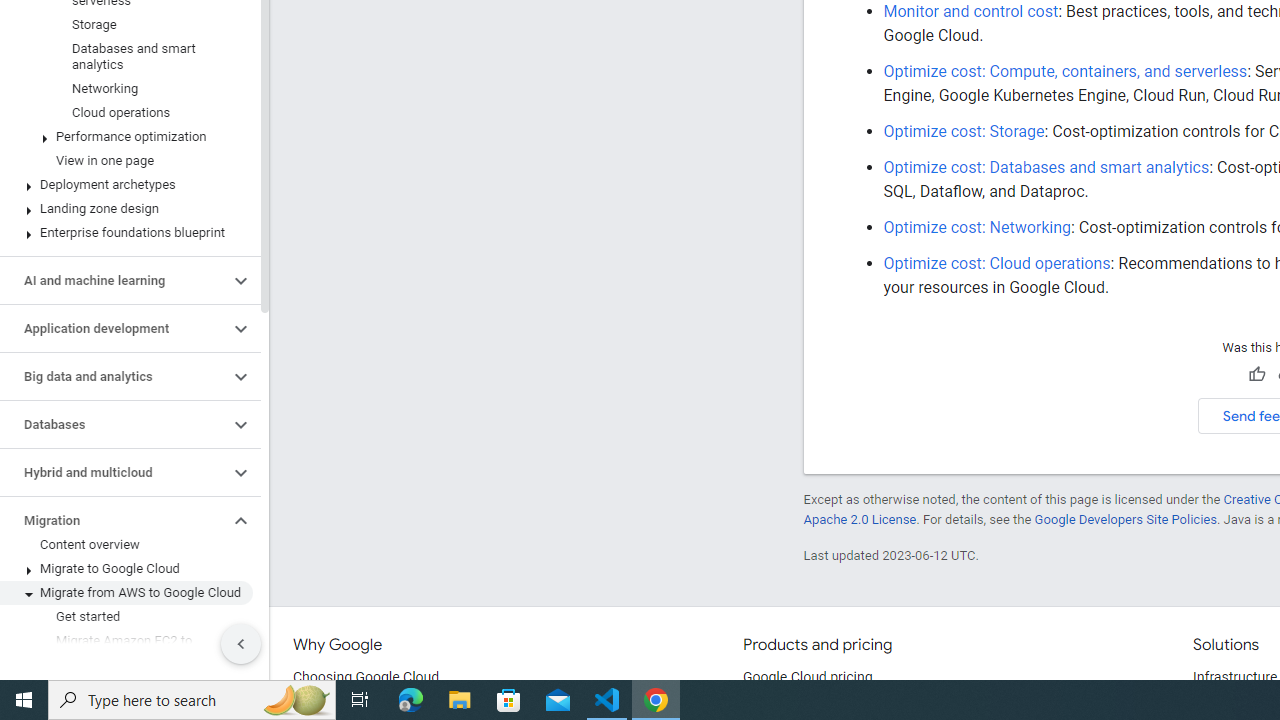  I want to click on 'Google Developers Site Policies', so click(1125, 518).